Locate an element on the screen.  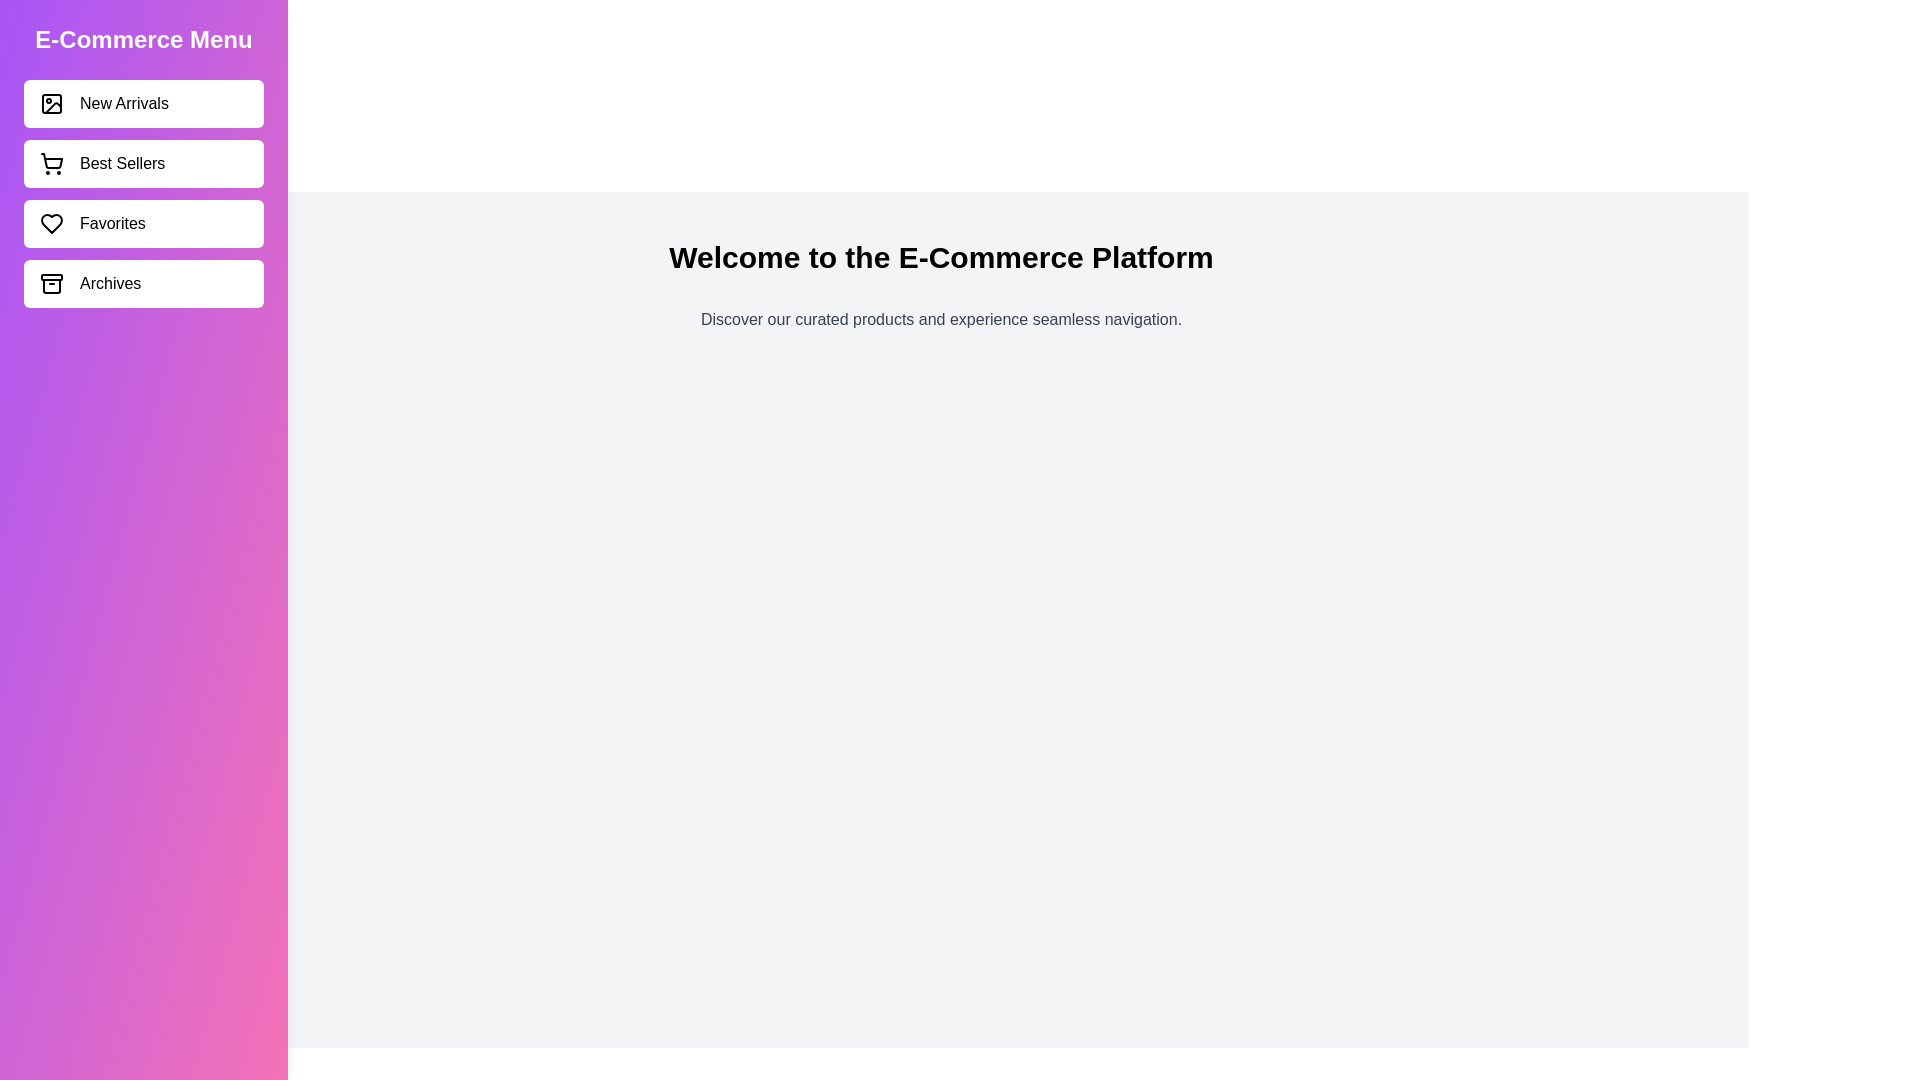
the icon corresponding to New Arrivals in the sidebar is located at coordinates (52, 104).